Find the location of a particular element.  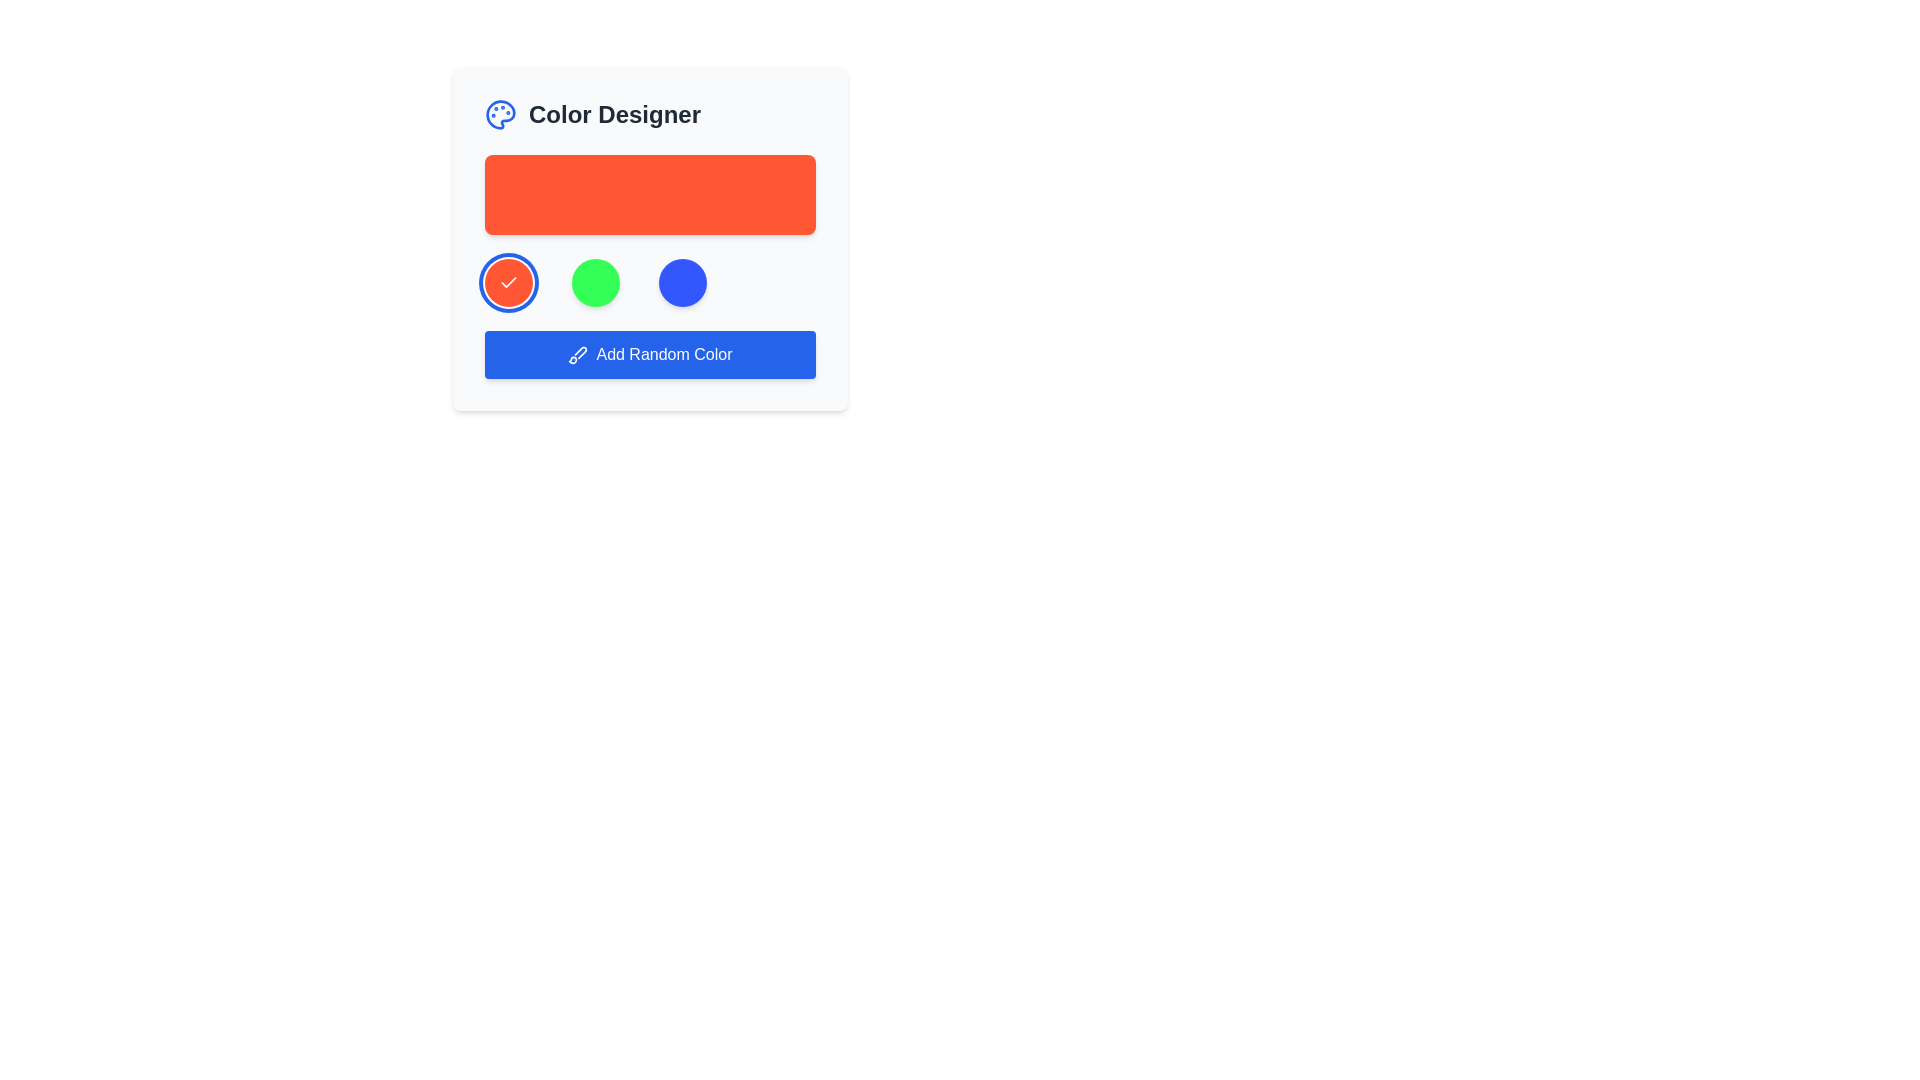

the second circular green button located below the red rectangular section is located at coordinates (594, 282).